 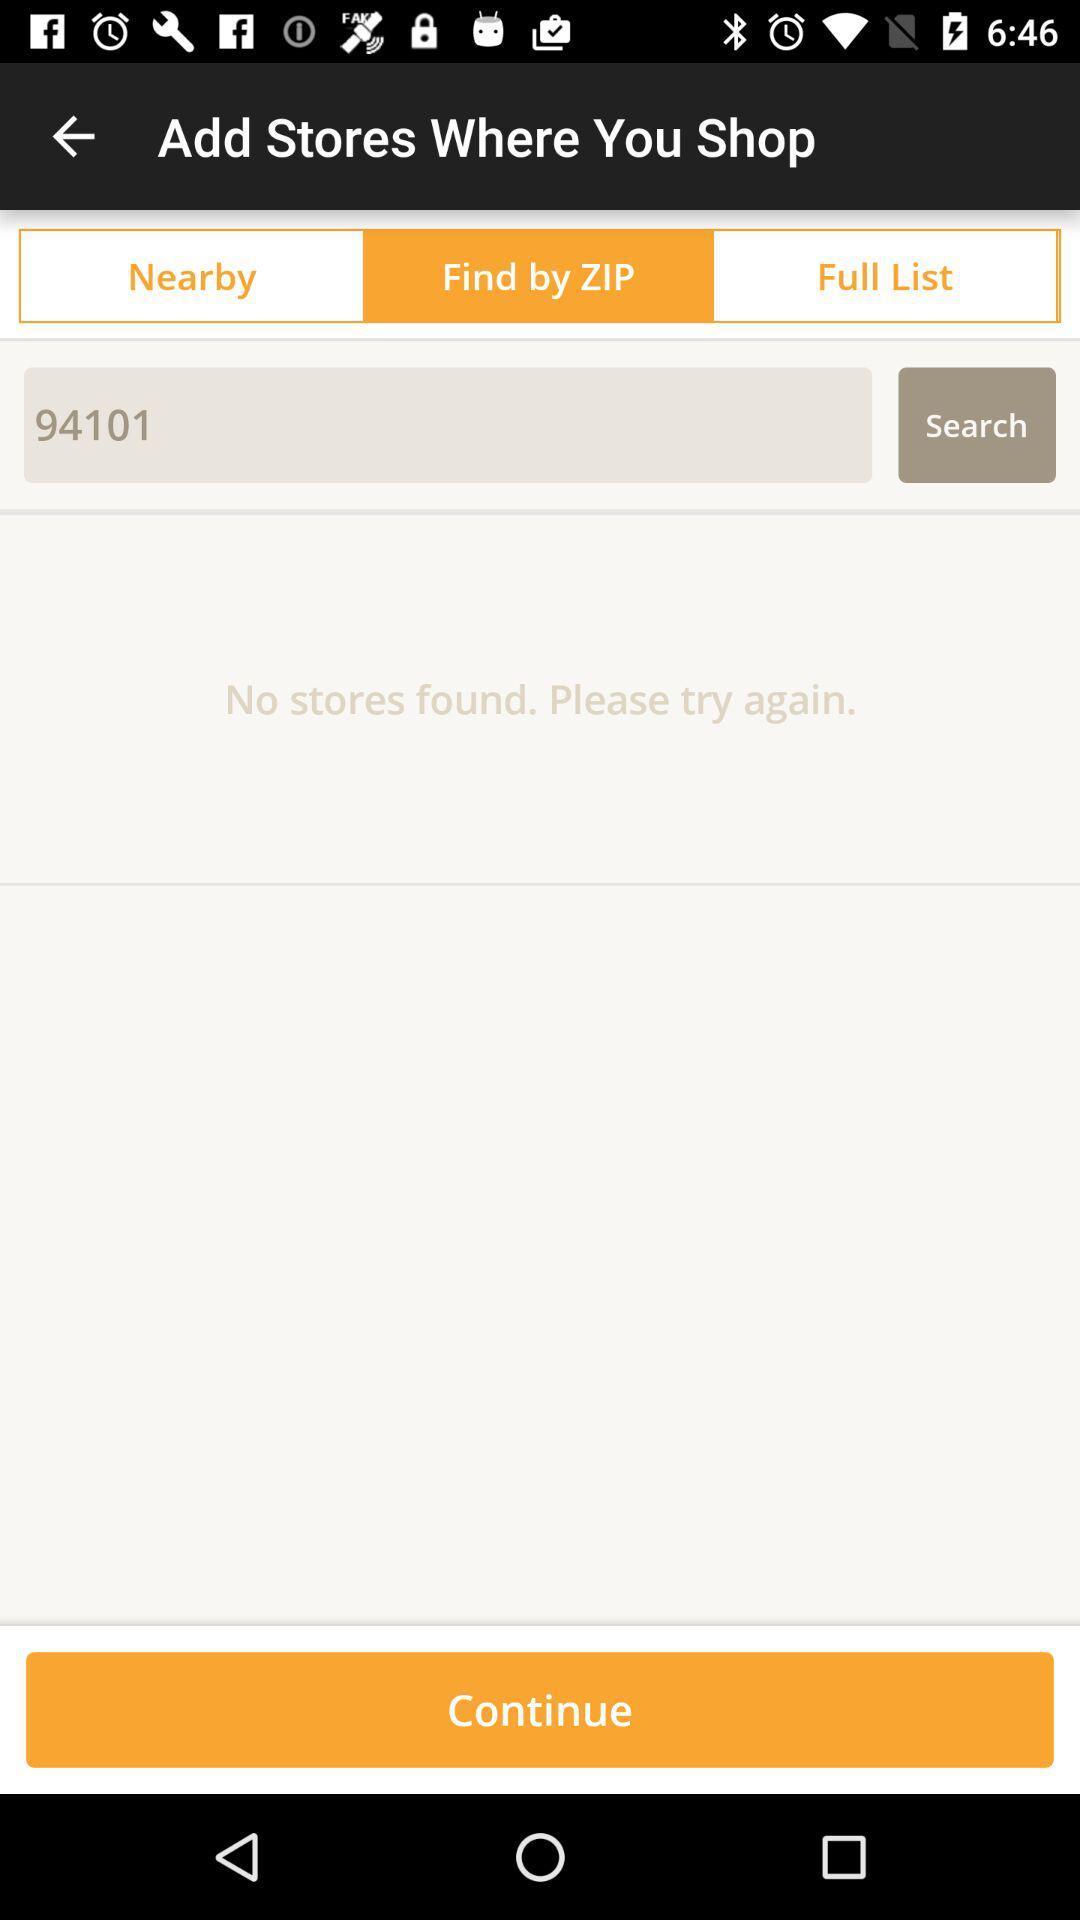 What do you see at coordinates (540, 1618) in the screenshot?
I see `item below no stores found icon` at bounding box center [540, 1618].